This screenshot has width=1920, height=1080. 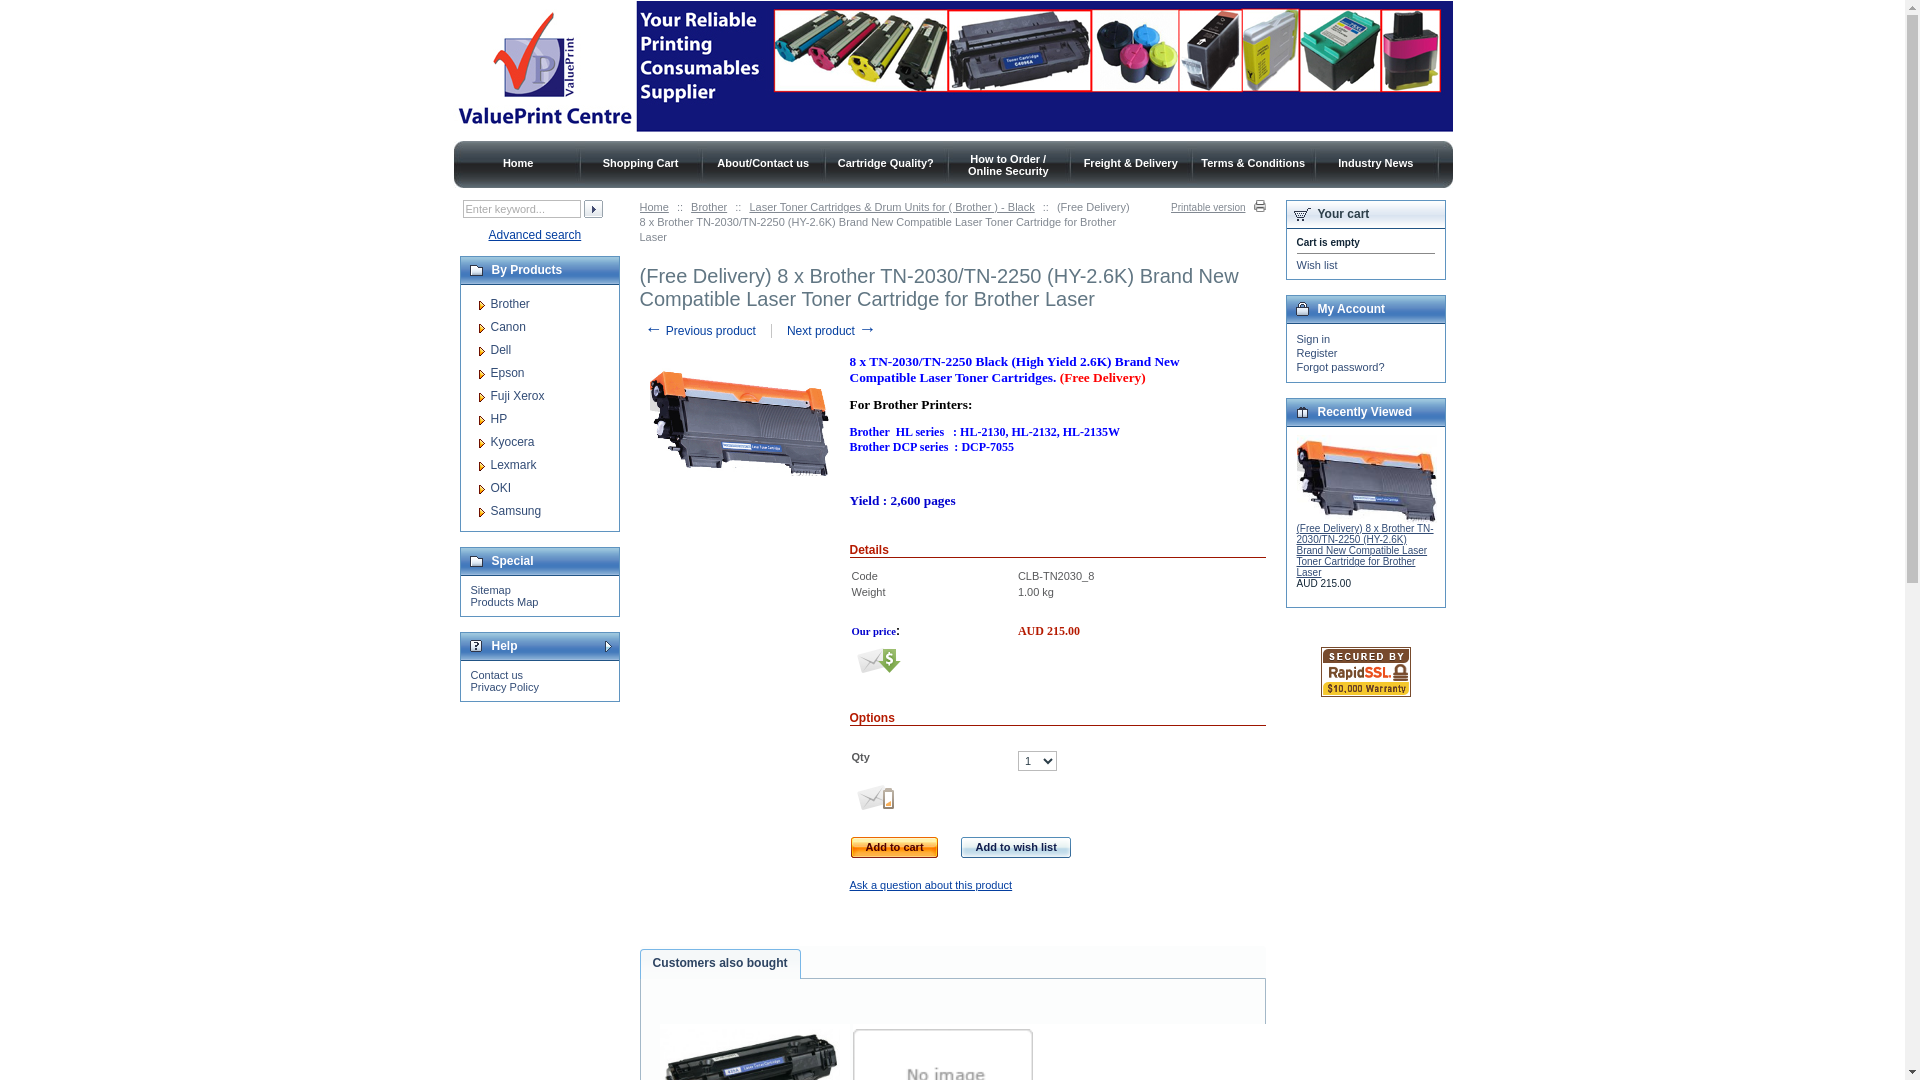 What do you see at coordinates (500, 349) in the screenshot?
I see `'Dell'` at bounding box center [500, 349].